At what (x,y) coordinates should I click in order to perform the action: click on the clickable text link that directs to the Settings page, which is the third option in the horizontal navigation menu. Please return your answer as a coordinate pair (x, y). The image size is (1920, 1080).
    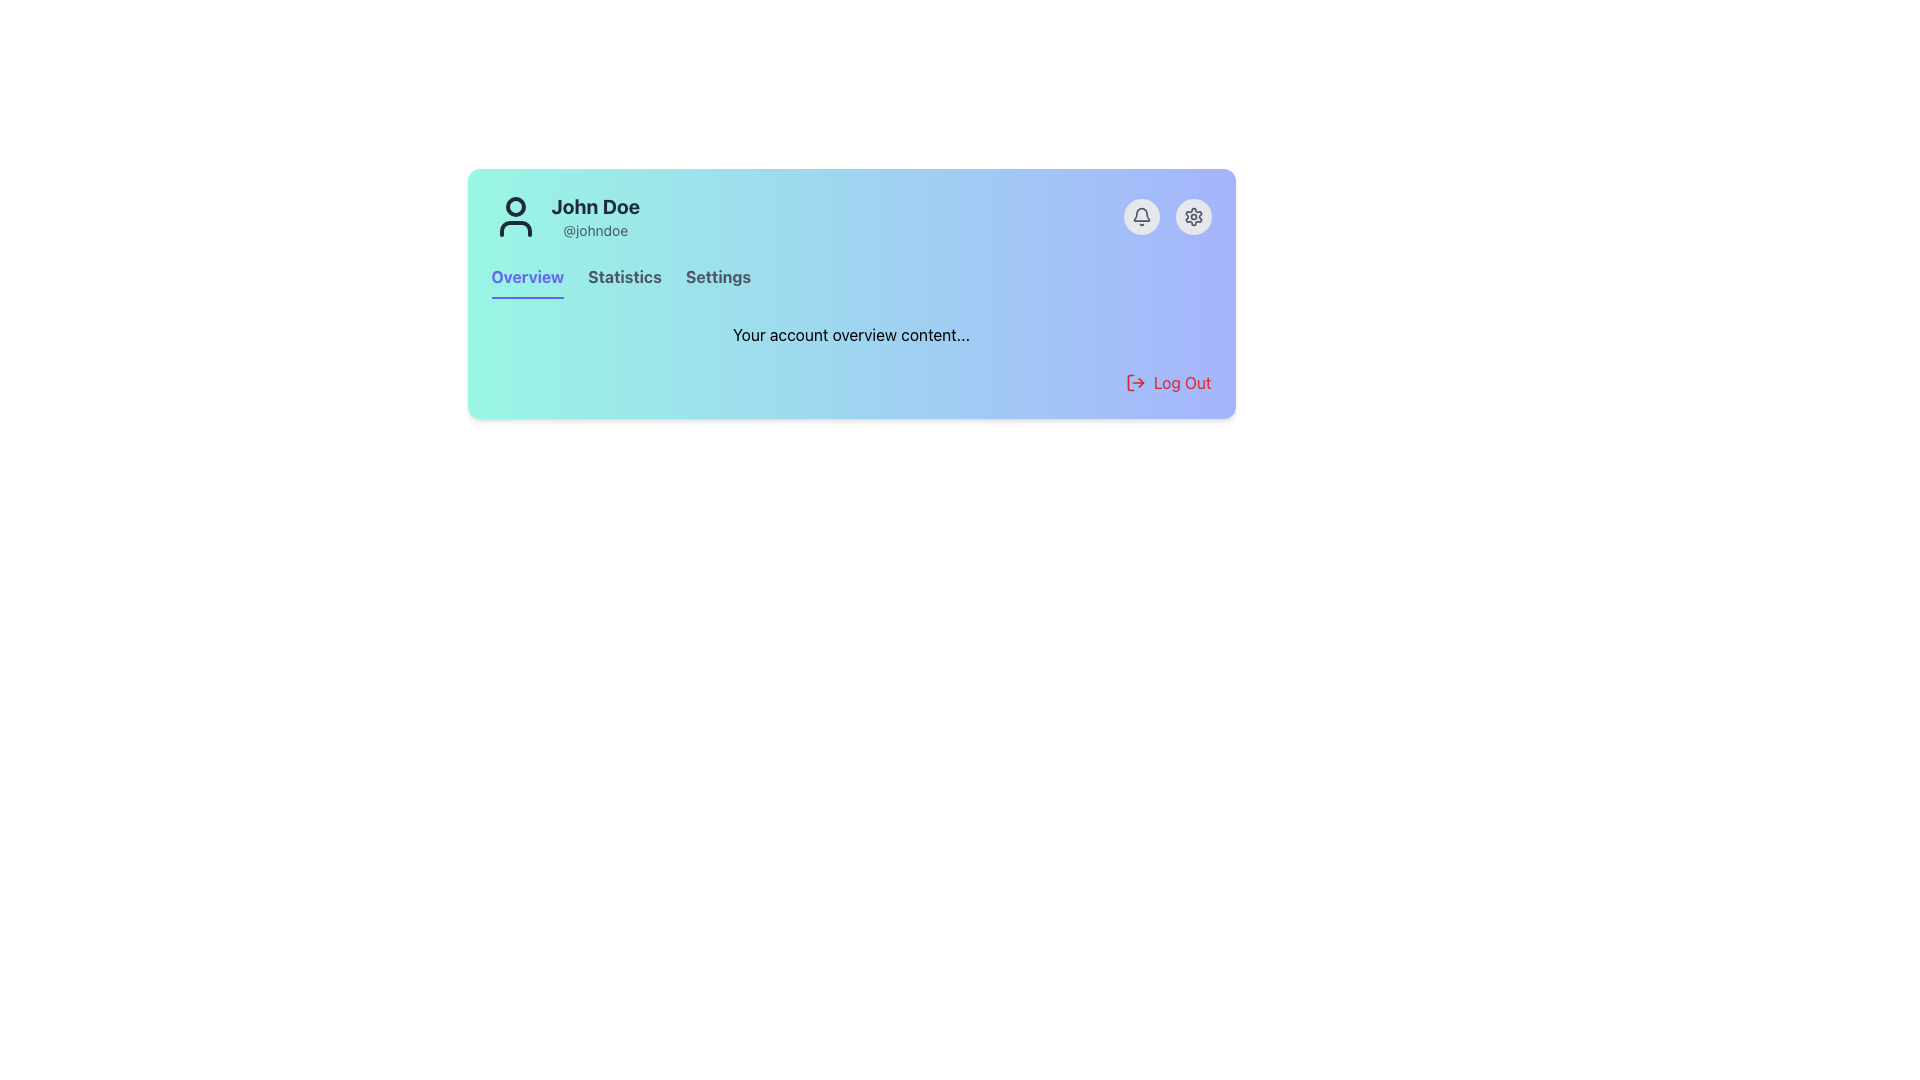
    Looking at the image, I should click on (718, 281).